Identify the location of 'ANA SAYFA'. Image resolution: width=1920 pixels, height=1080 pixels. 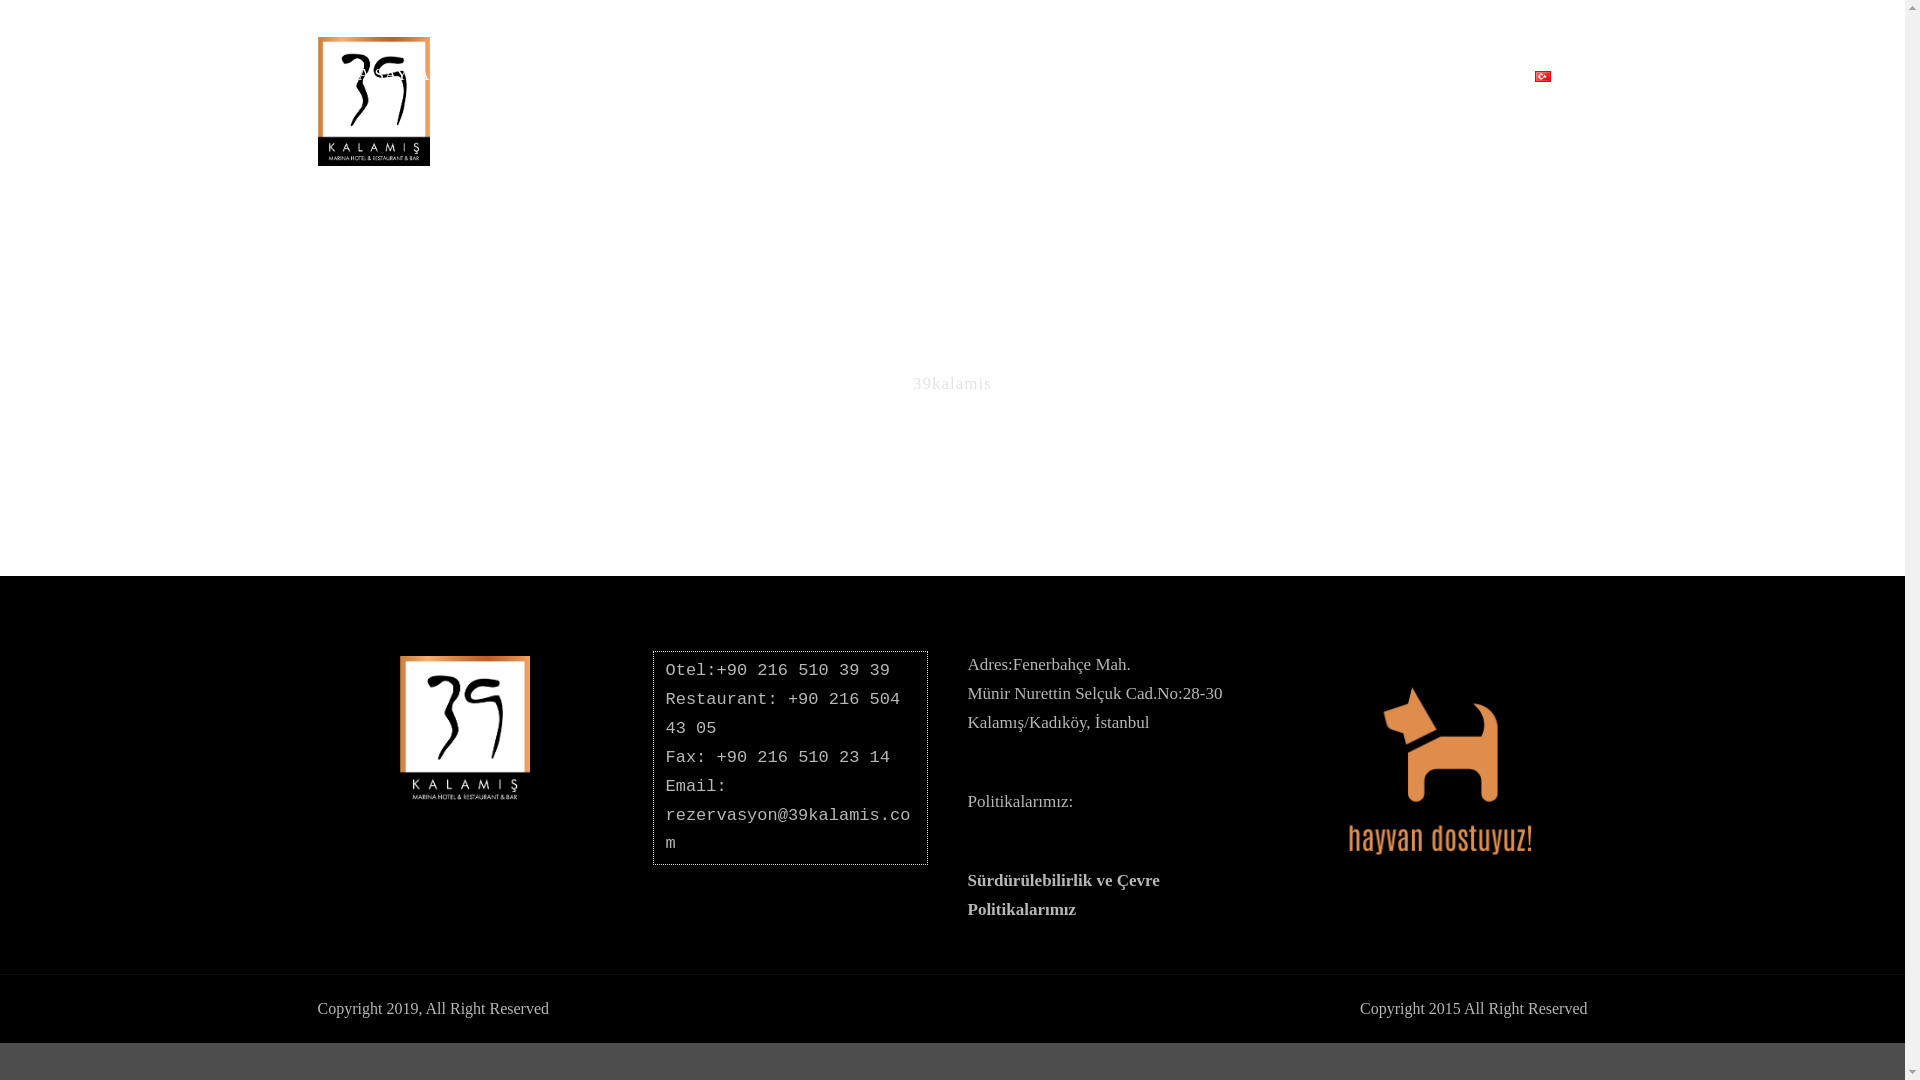
(390, 86).